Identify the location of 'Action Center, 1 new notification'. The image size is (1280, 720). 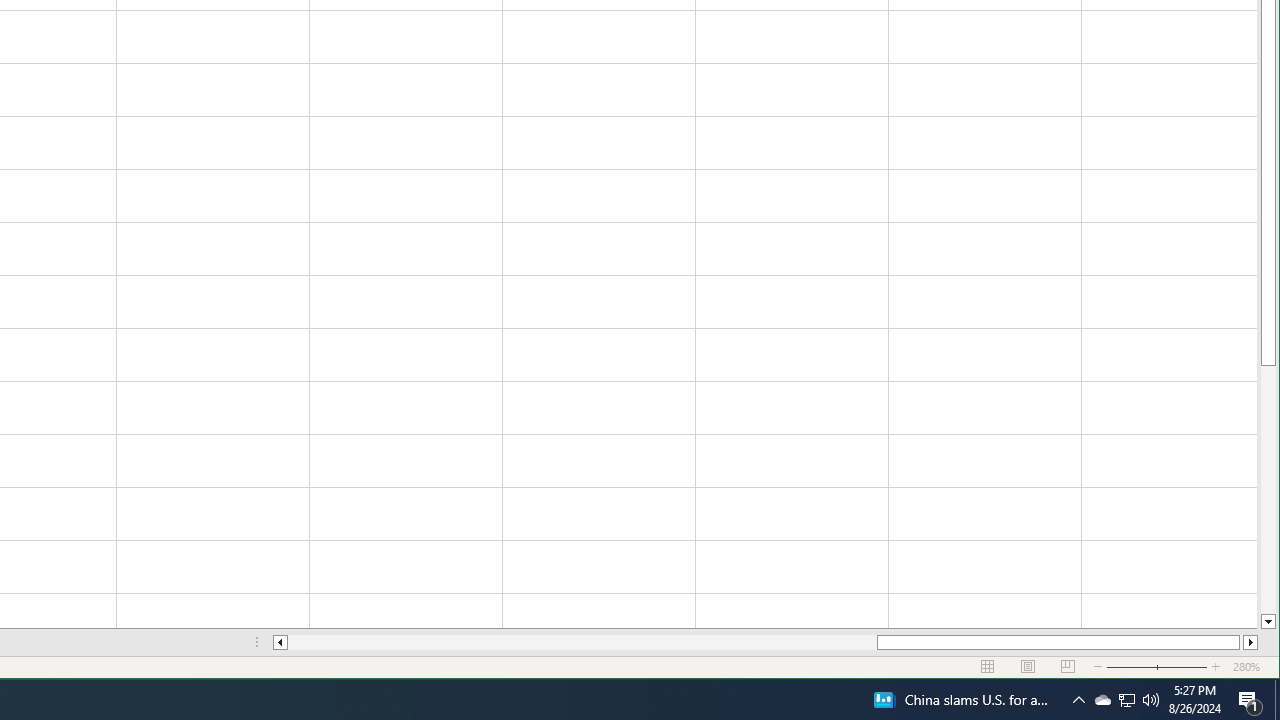
(1250, 698).